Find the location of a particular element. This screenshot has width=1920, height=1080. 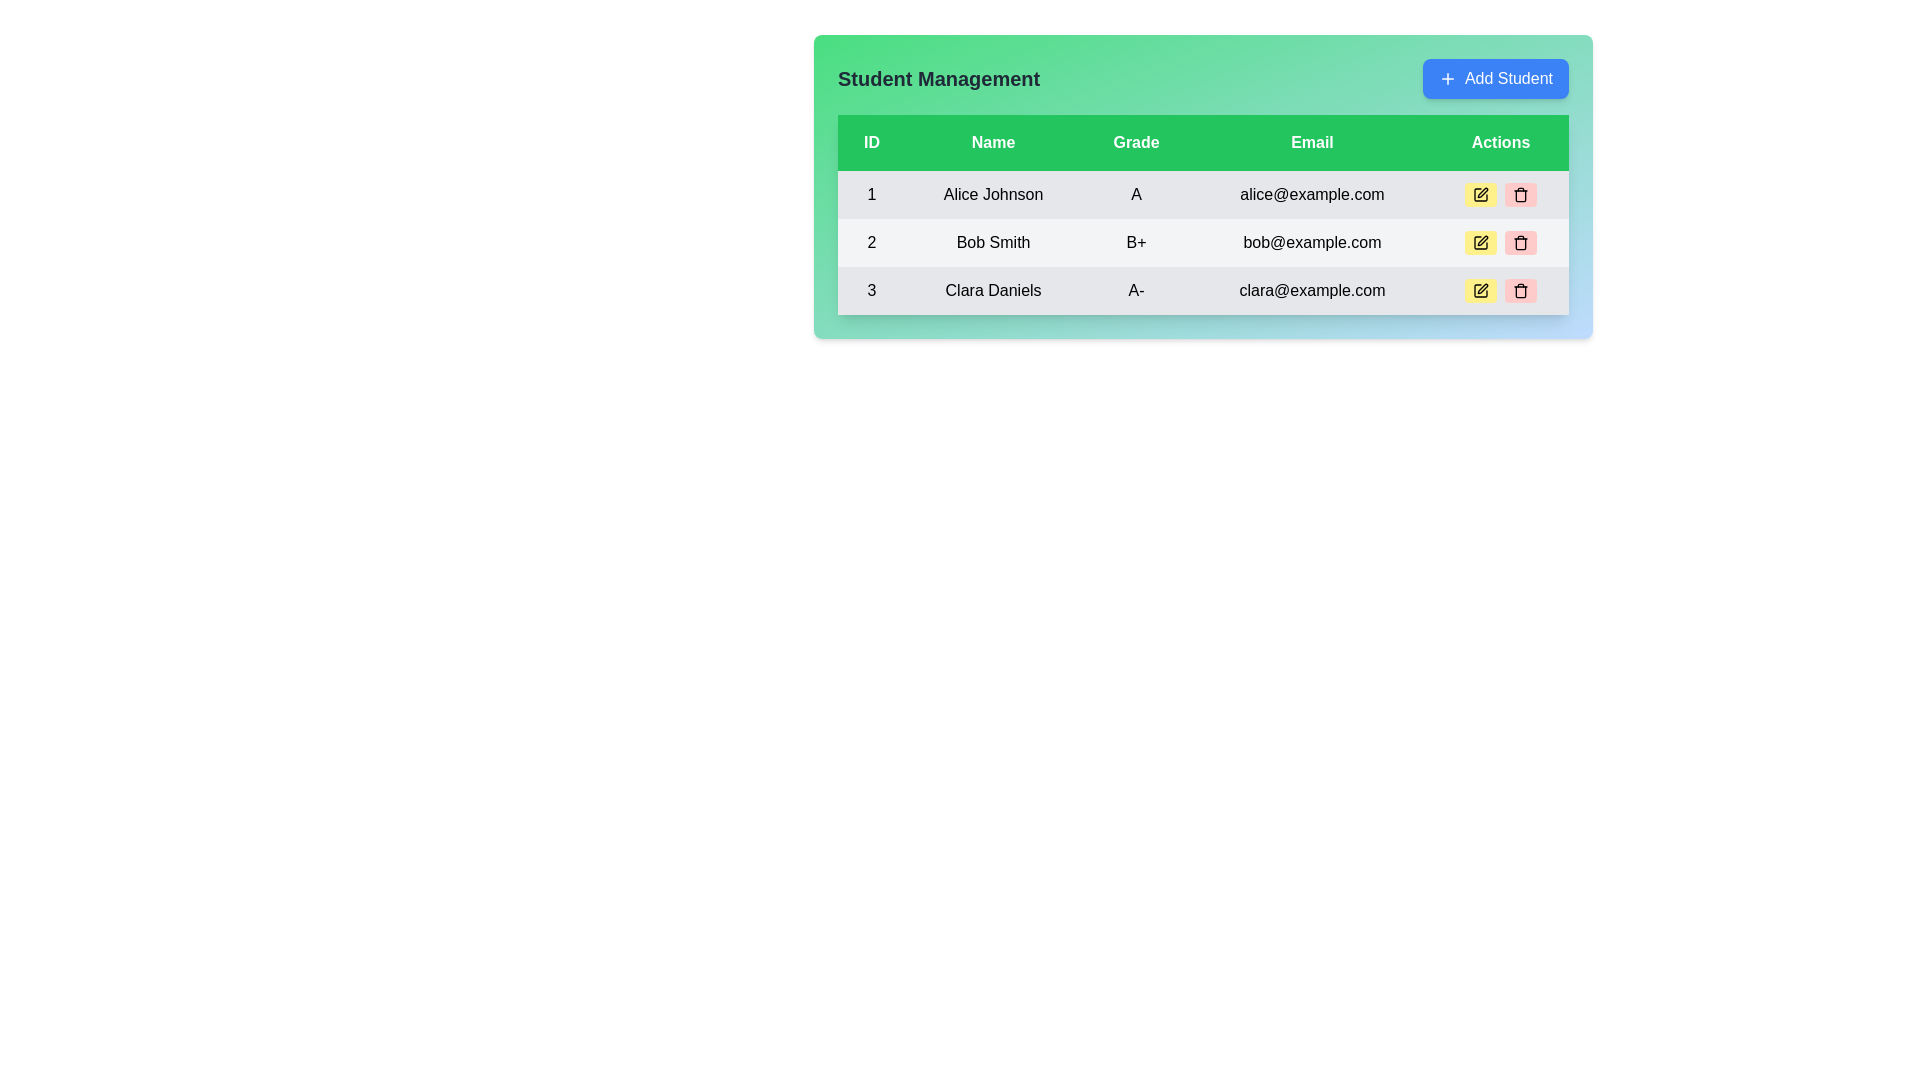

the text display element in the second row of the table that shows the email address 'Bob Smith' located in the fourth column is located at coordinates (1312, 242).